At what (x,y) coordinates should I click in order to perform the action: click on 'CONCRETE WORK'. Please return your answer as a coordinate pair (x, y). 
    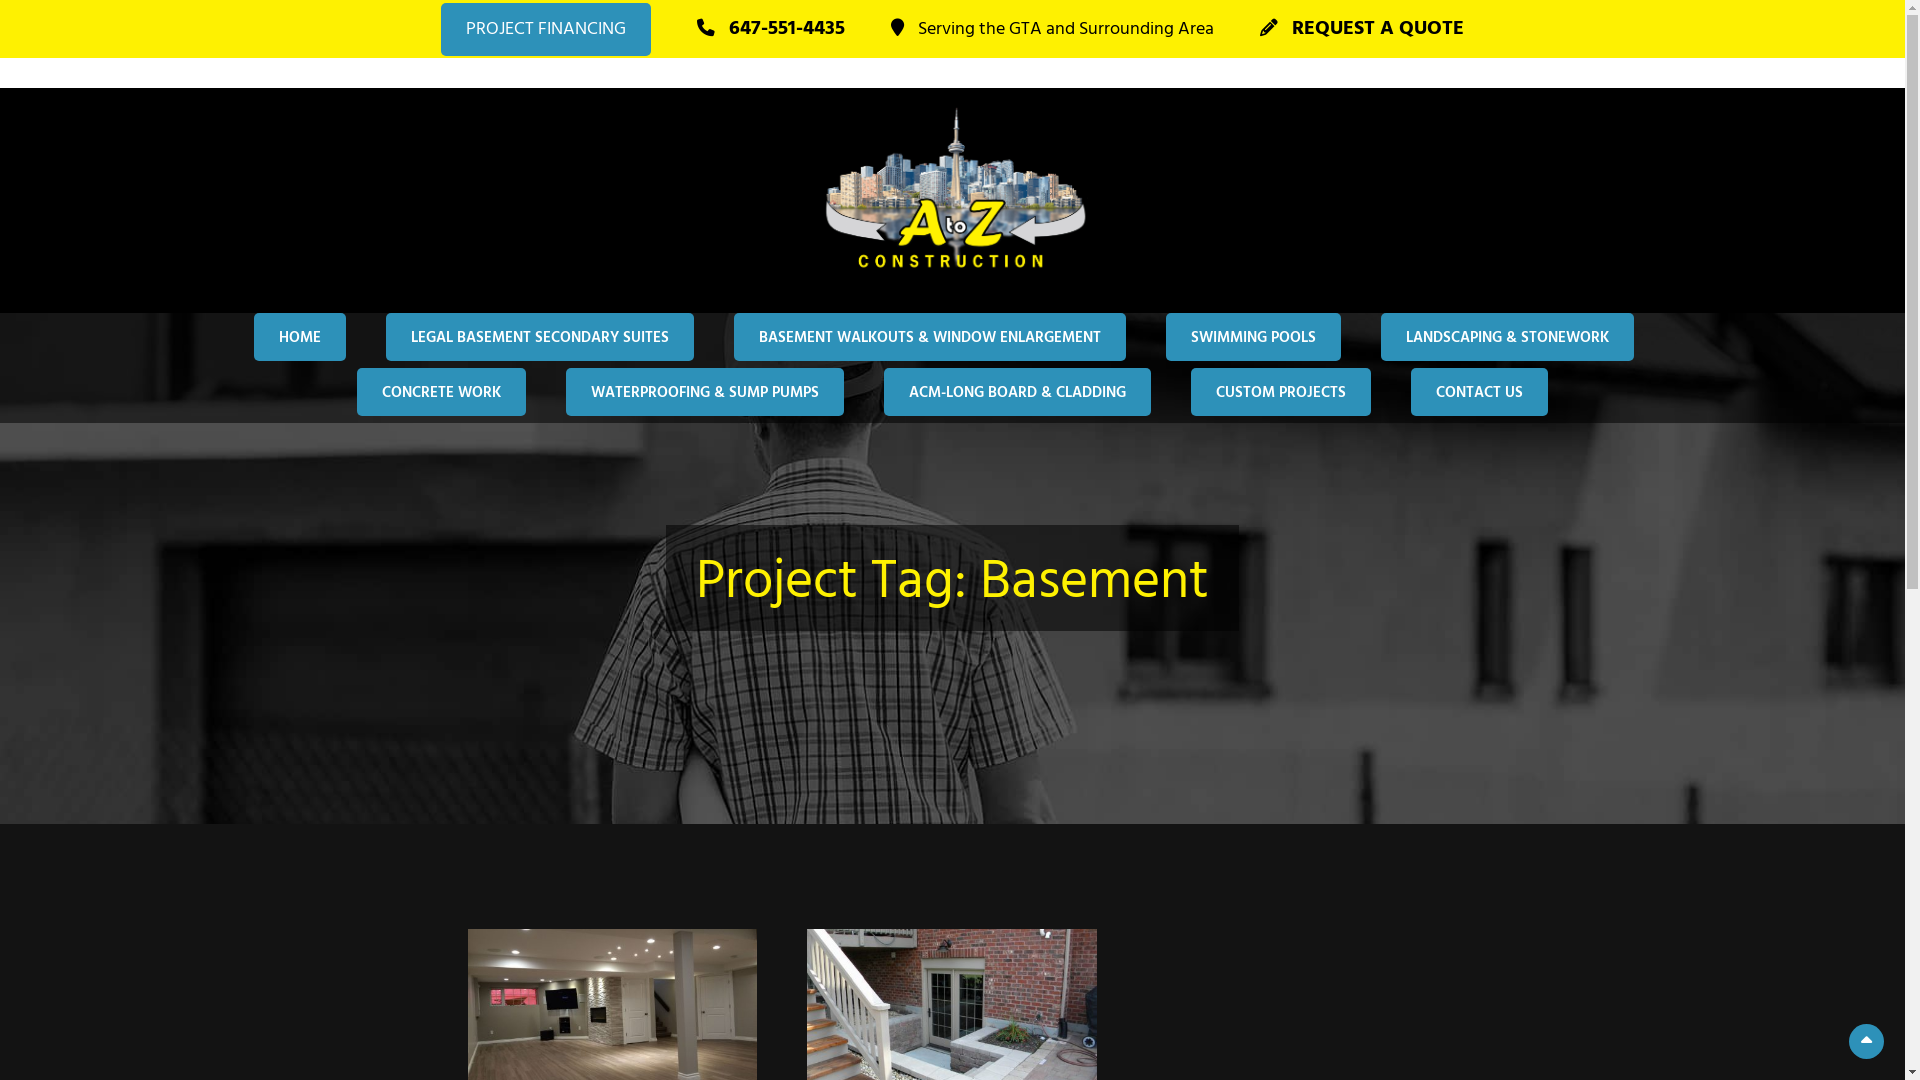
    Looking at the image, I should click on (440, 392).